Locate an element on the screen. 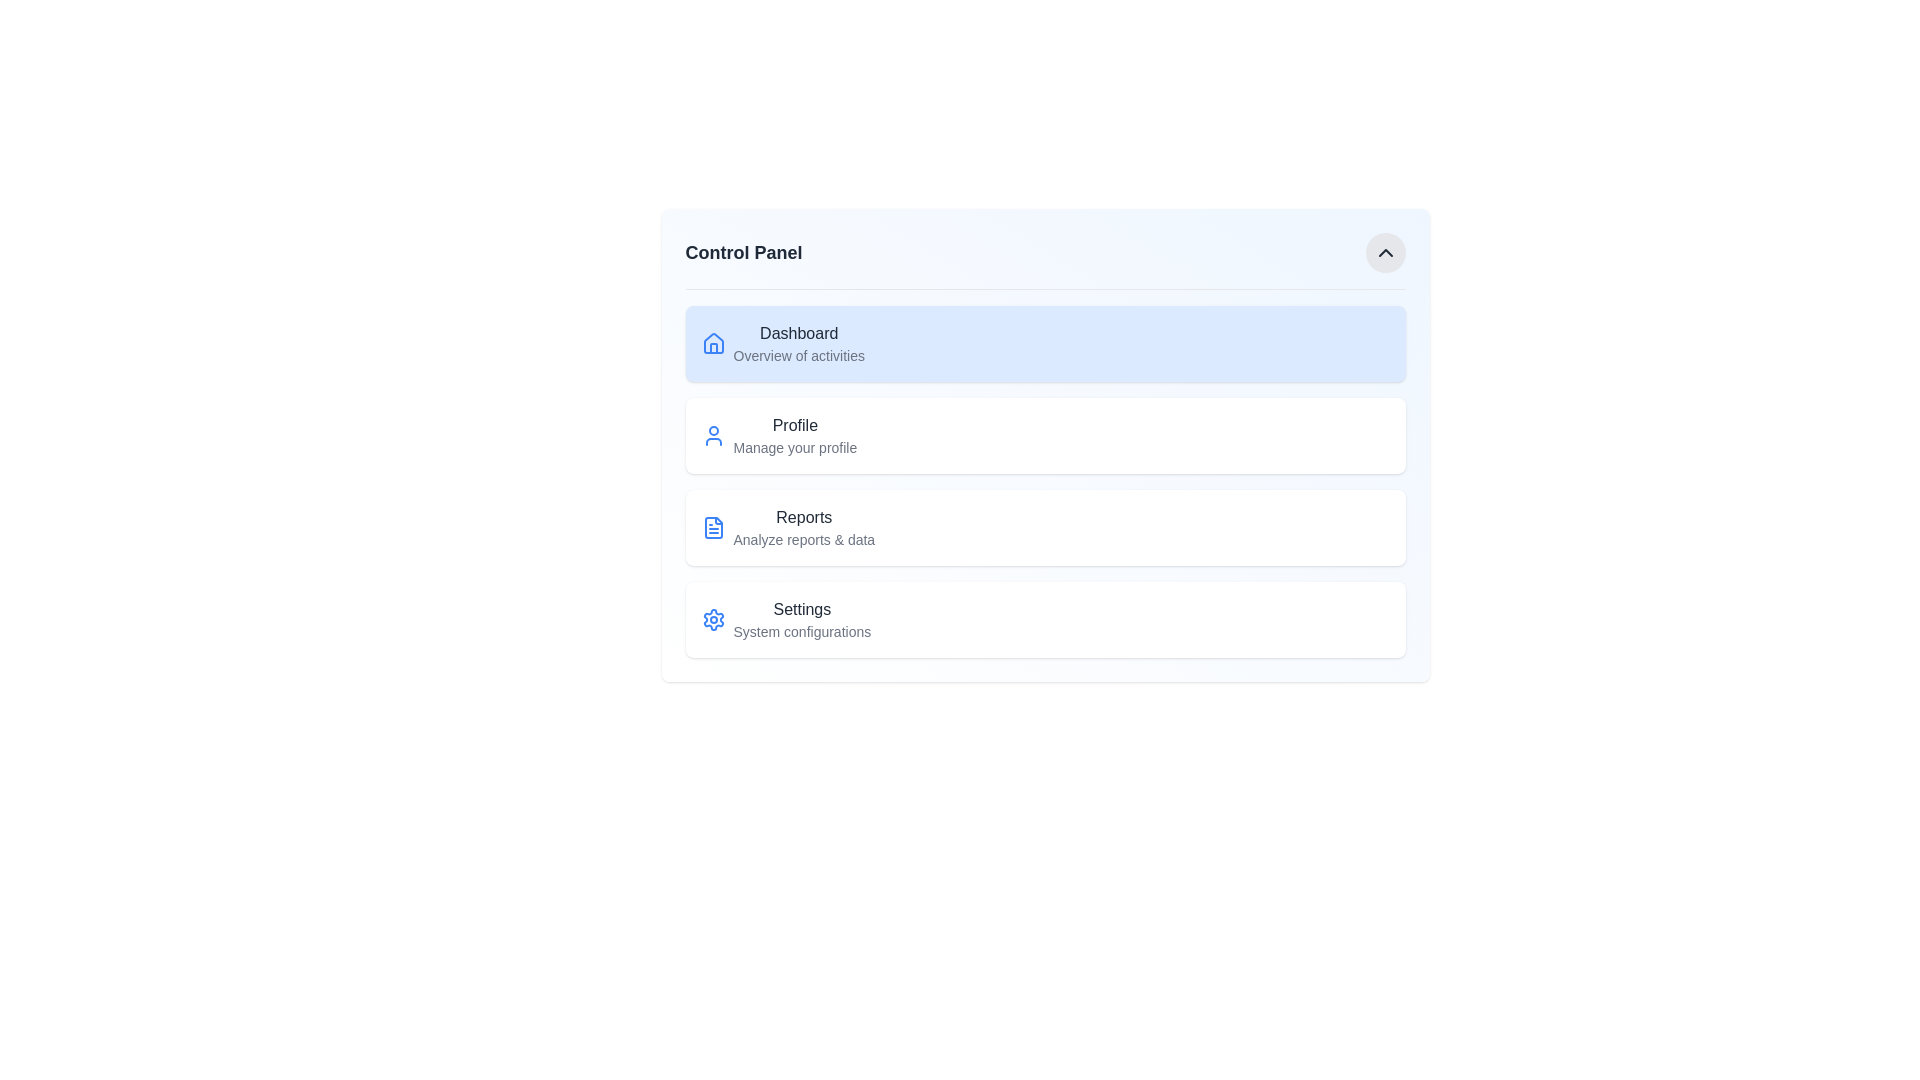 The height and width of the screenshot is (1080, 1920). the circular button with a light gray background and a black upward-facing chevron icon located is located at coordinates (1384, 252).